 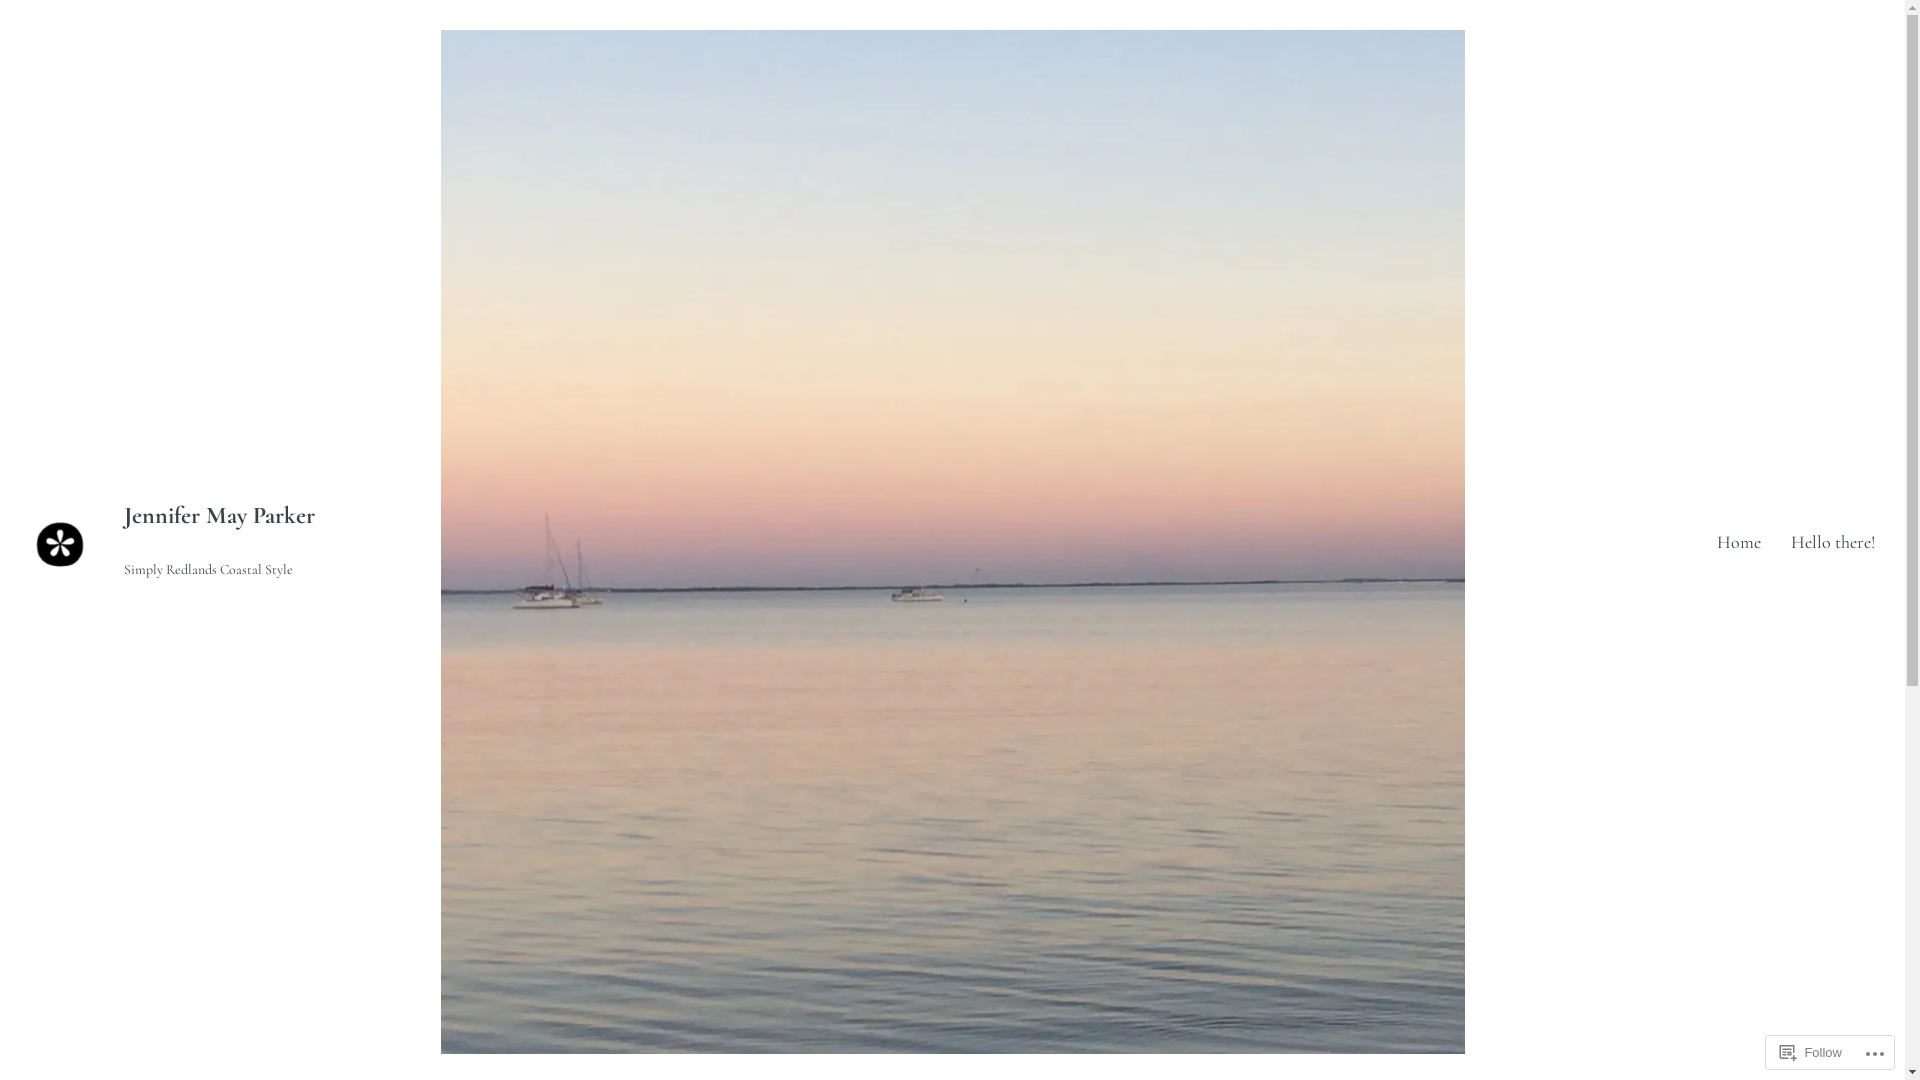 What do you see at coordinates (1833, 542) in the screenshot?
I see `'Hello there!'` at bounding box center [1833, 542].